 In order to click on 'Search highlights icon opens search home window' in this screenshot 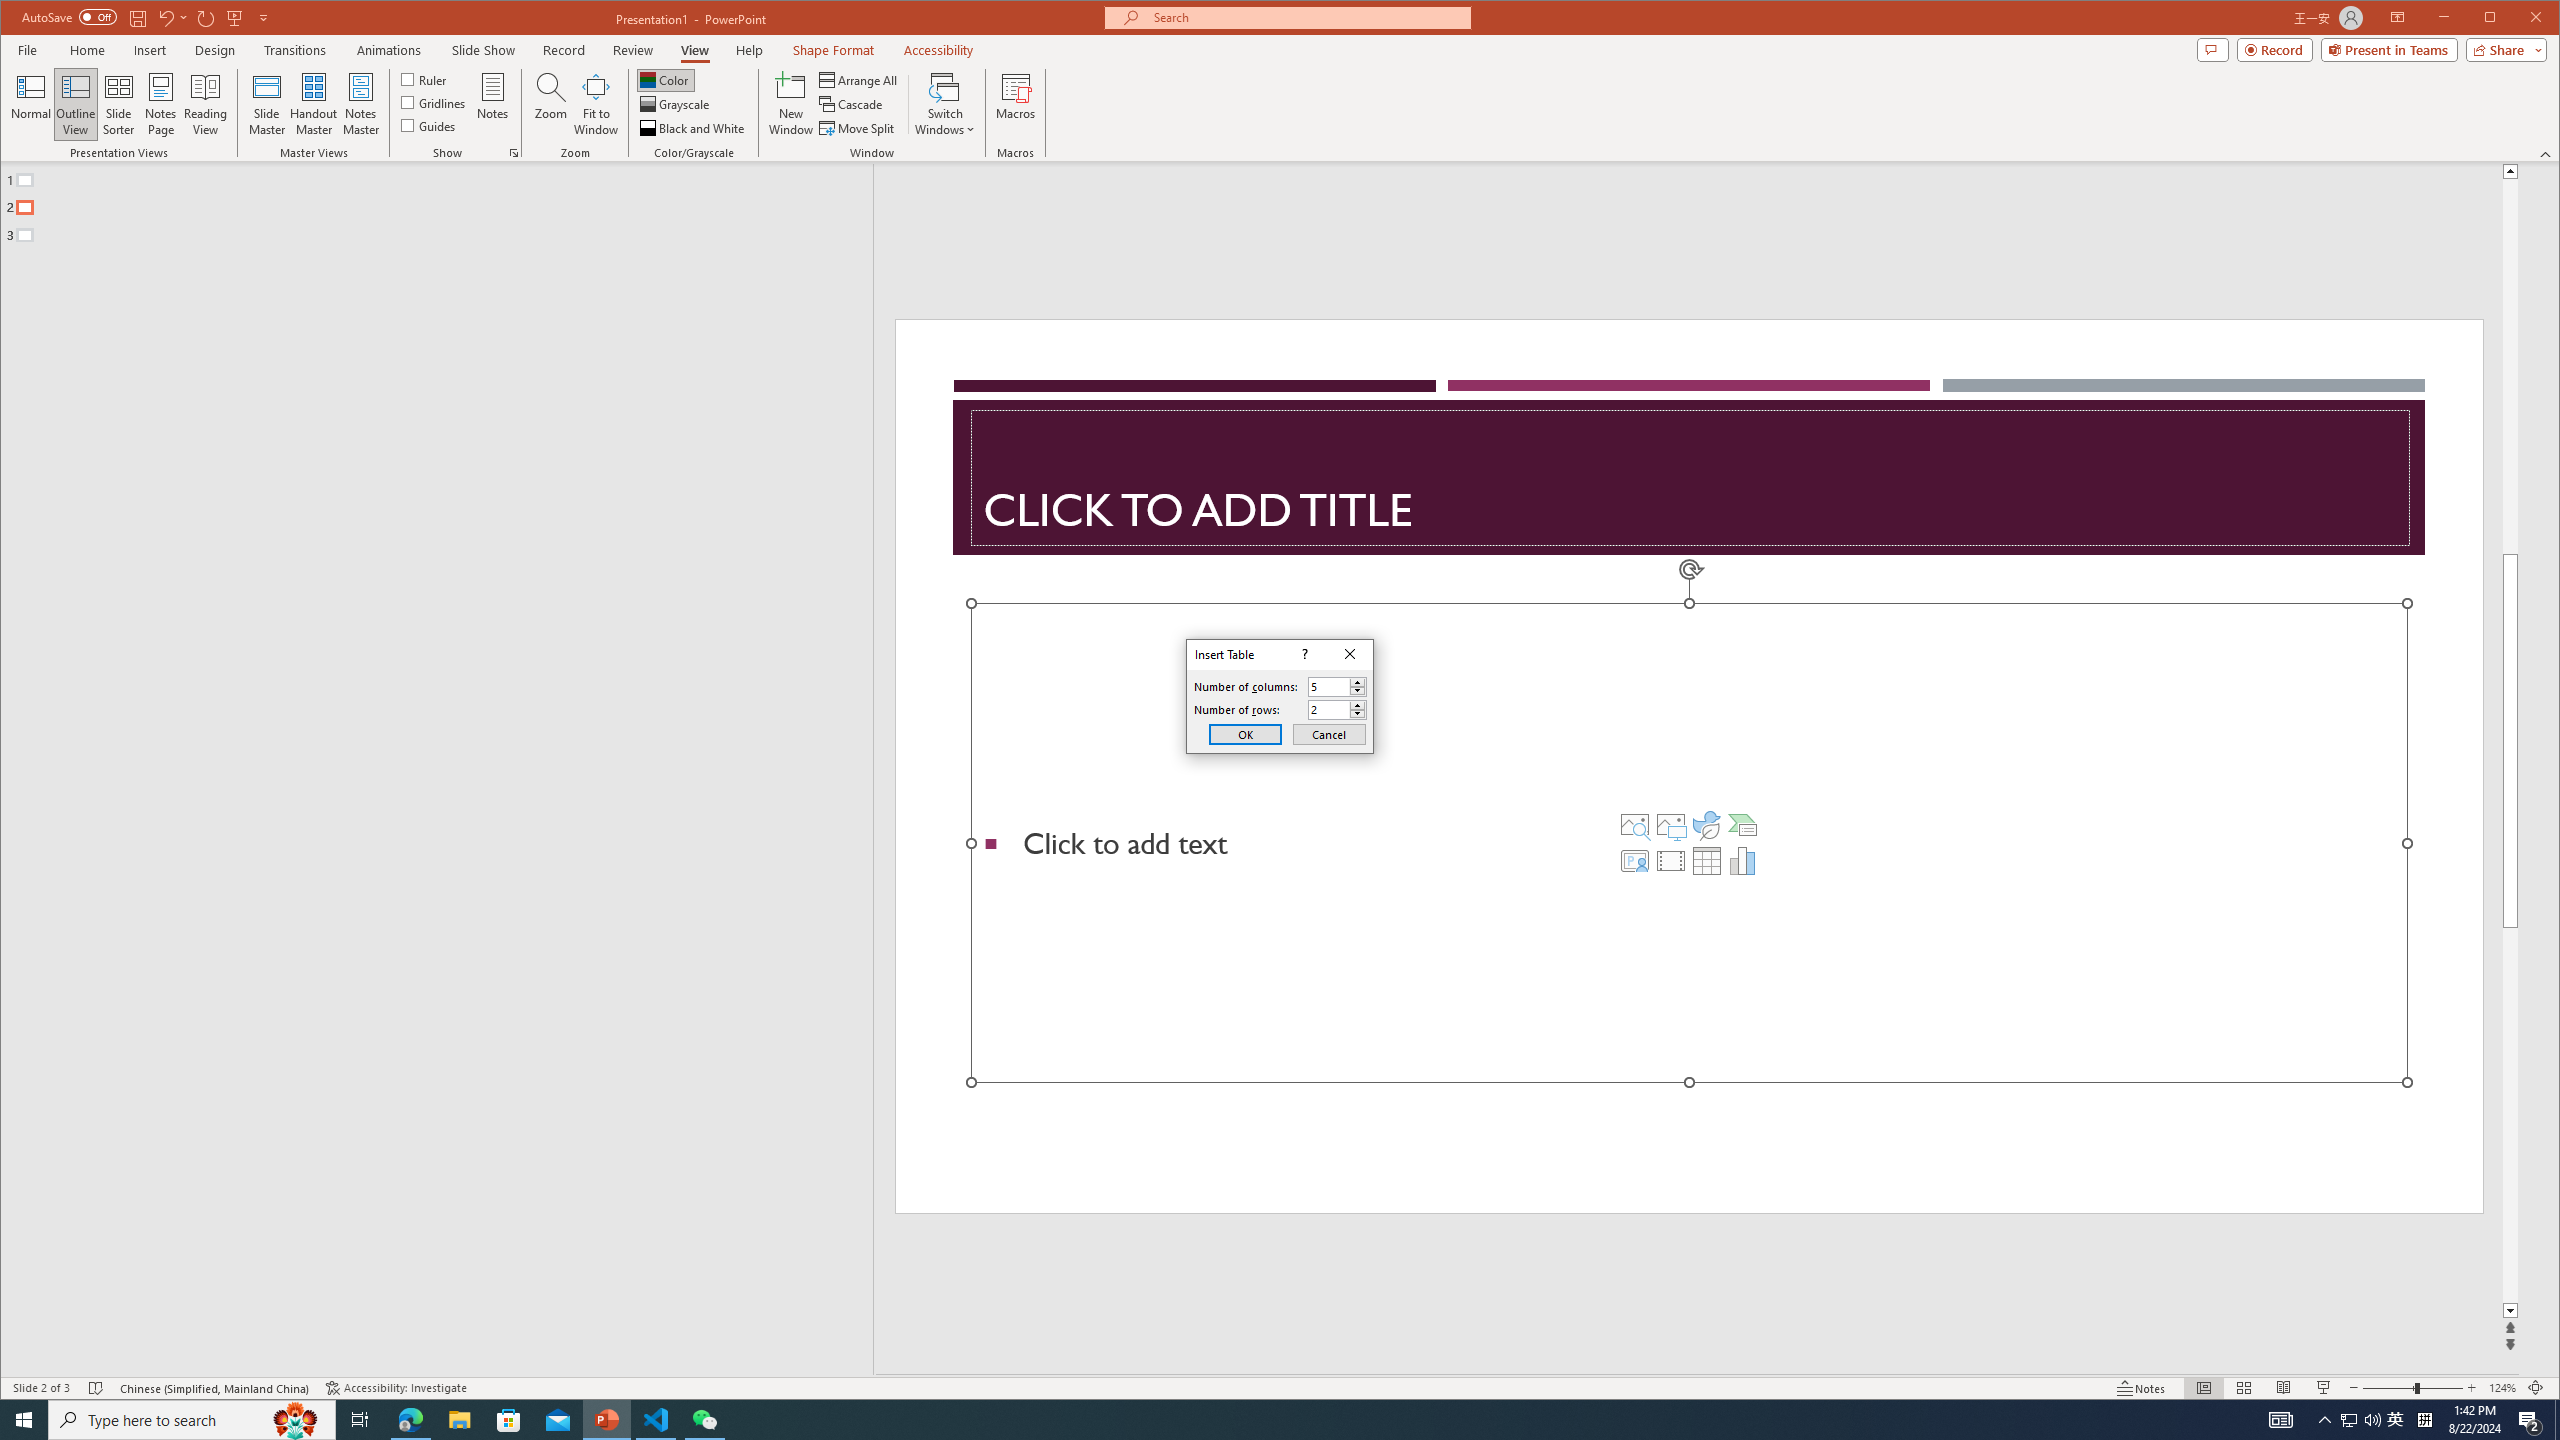, I will do `click(294, 1418)`.